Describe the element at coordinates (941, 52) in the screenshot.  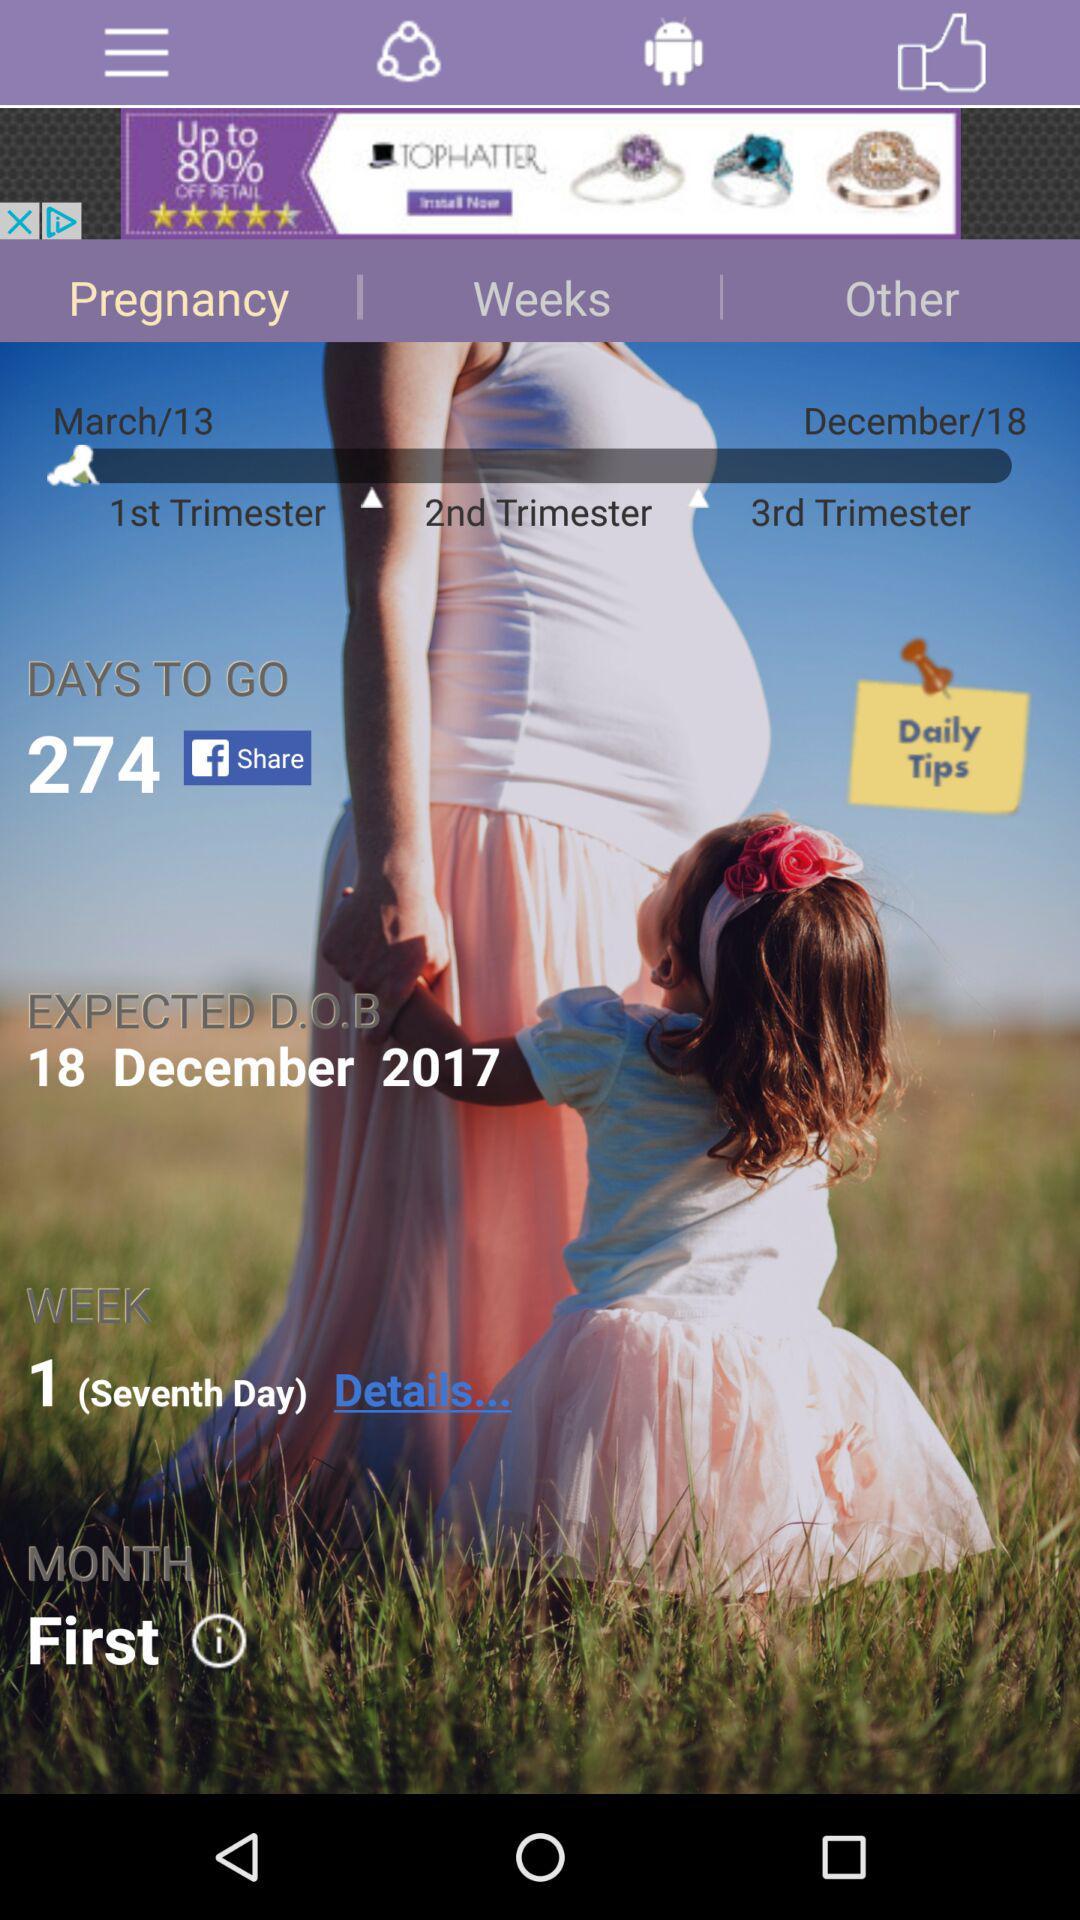
I see `like` at that location.